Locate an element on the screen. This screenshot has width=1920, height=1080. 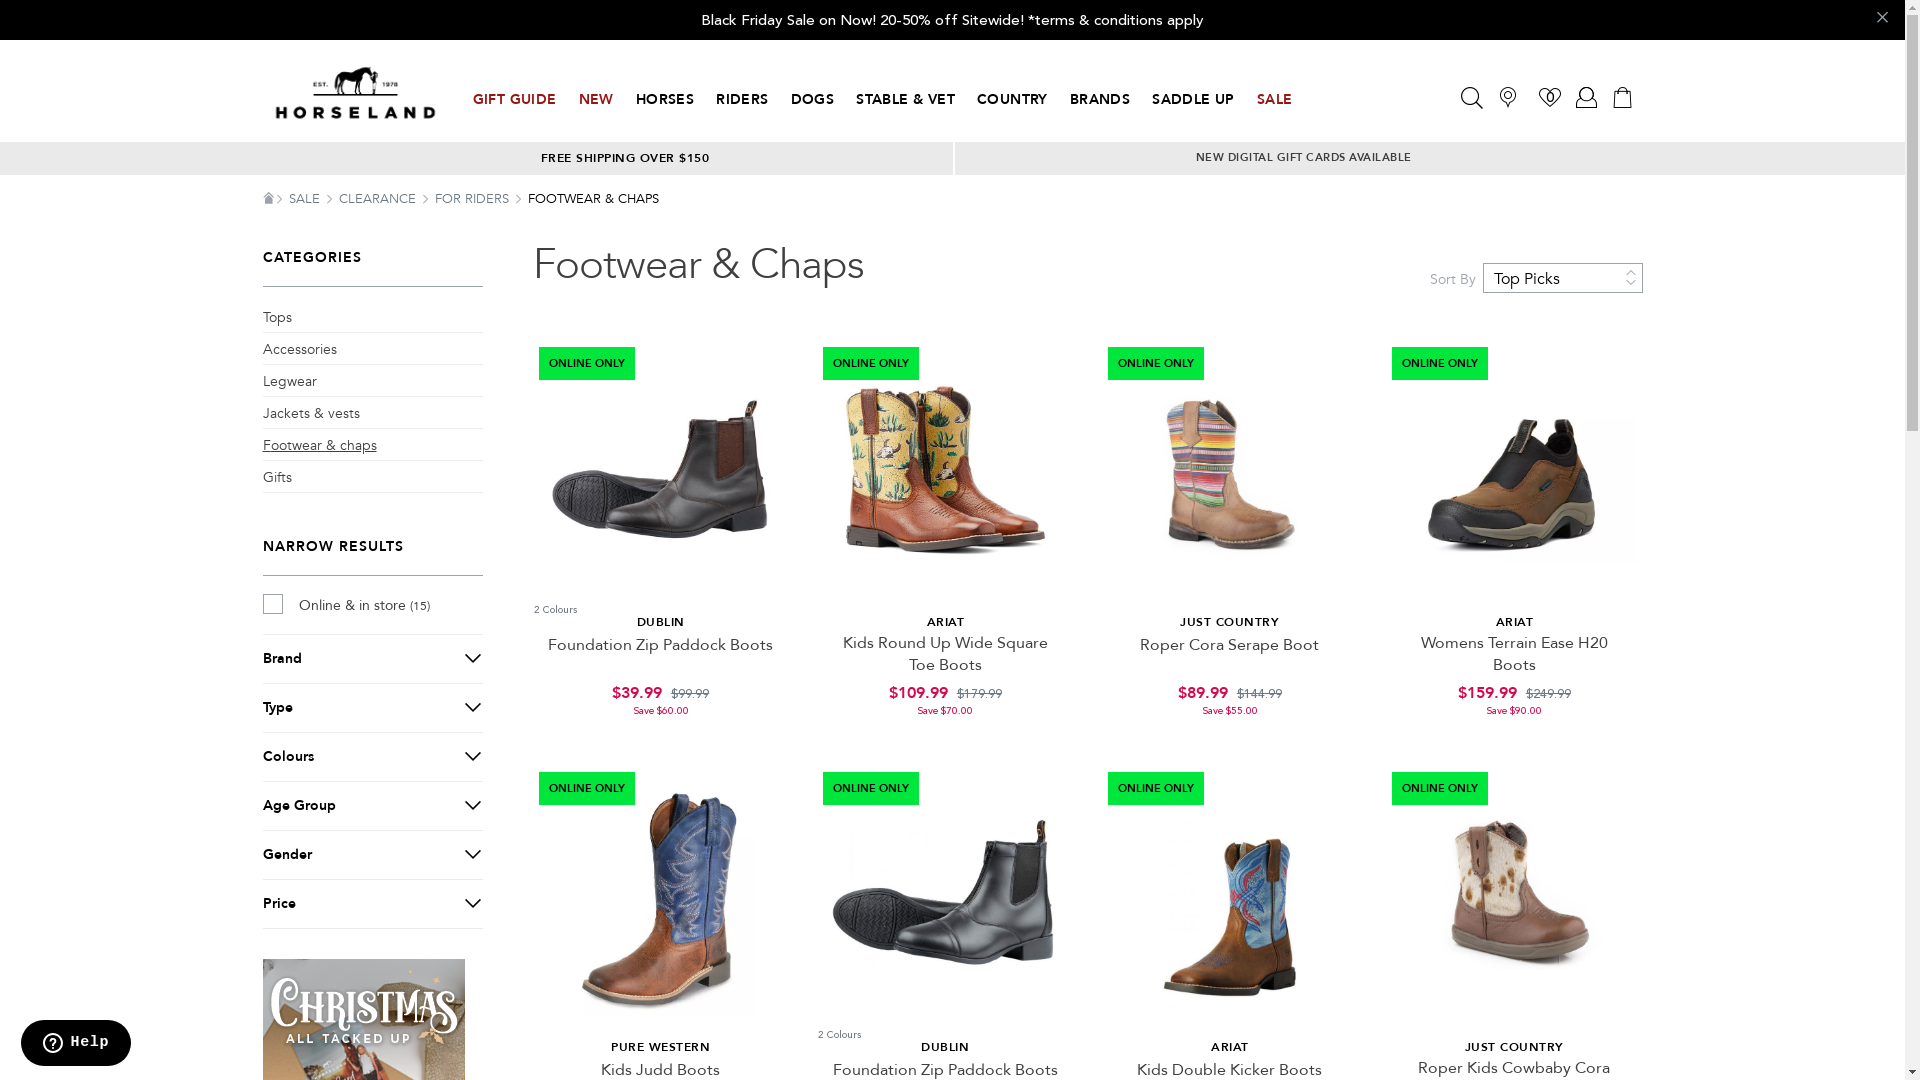
'RIDERS' is located at coordinates (741, 100).